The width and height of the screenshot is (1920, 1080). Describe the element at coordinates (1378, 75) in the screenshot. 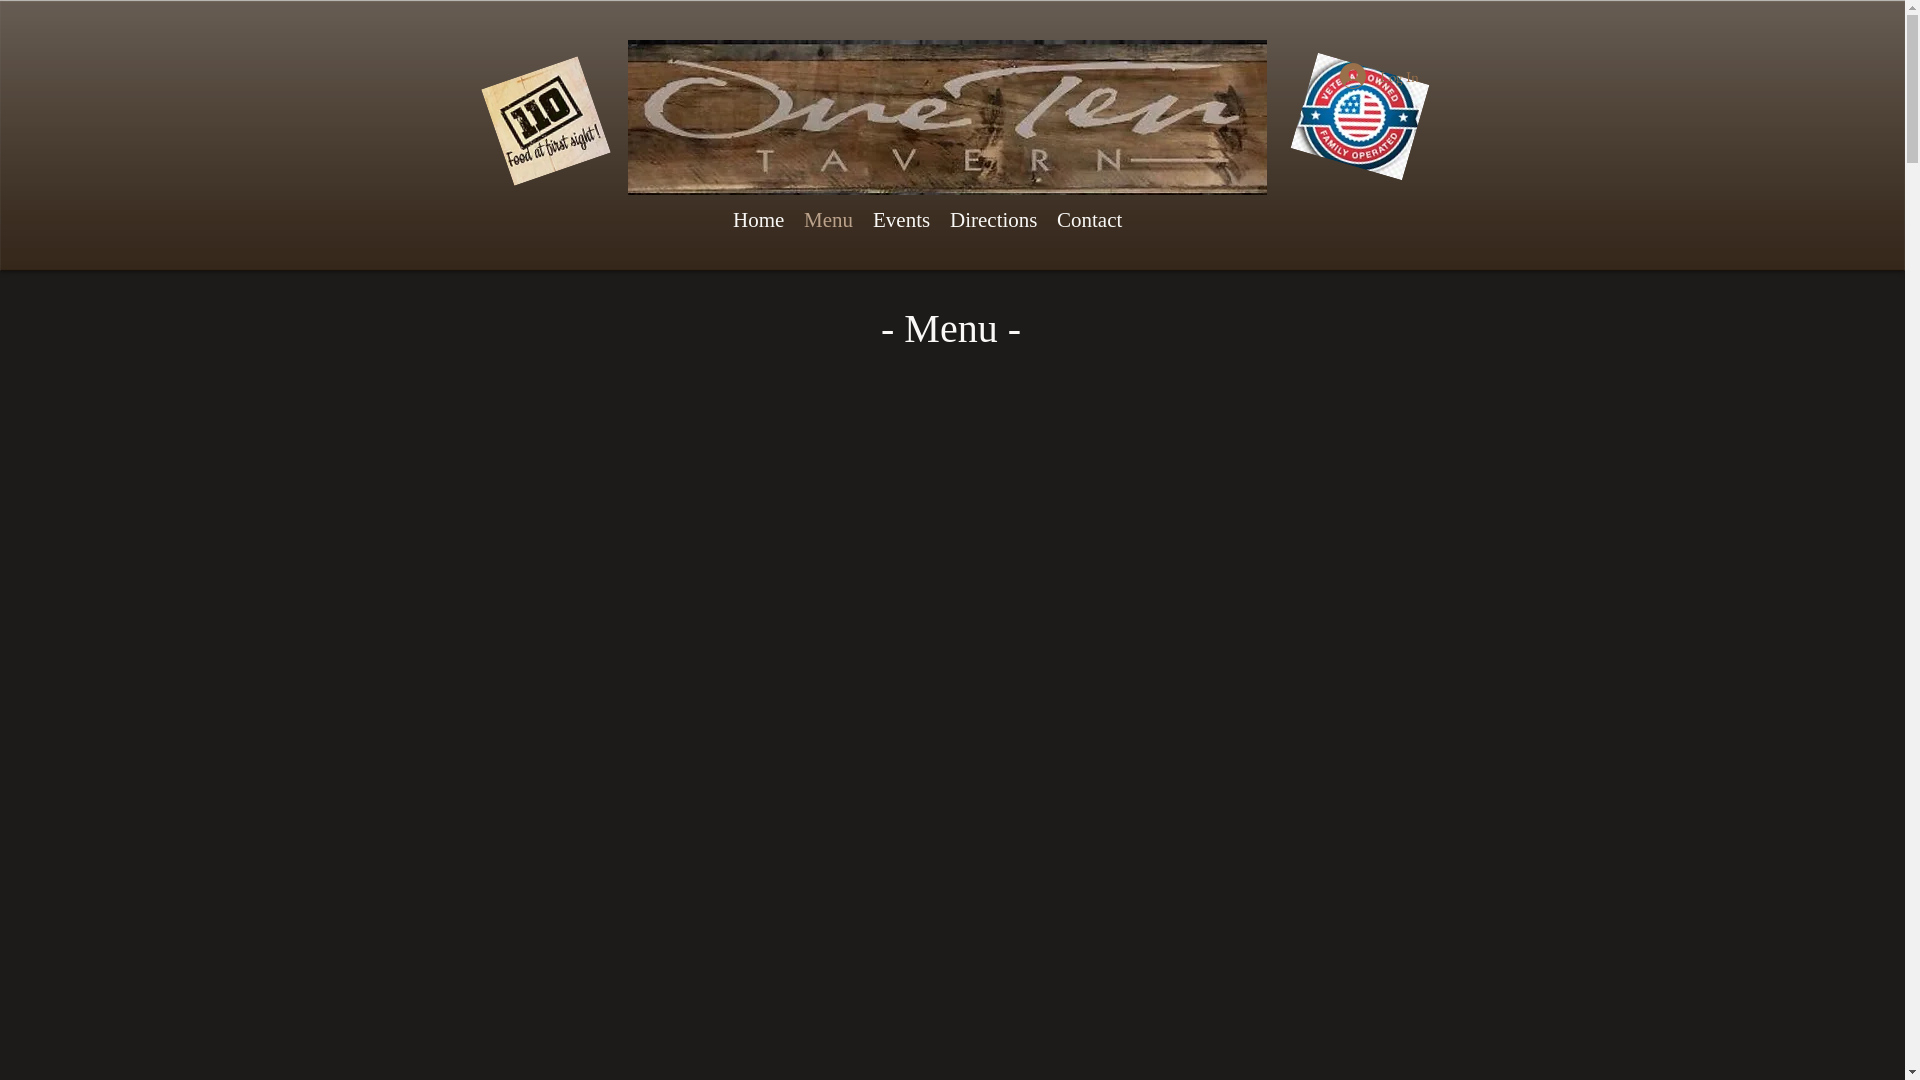

I see `'Log In'` at that location.